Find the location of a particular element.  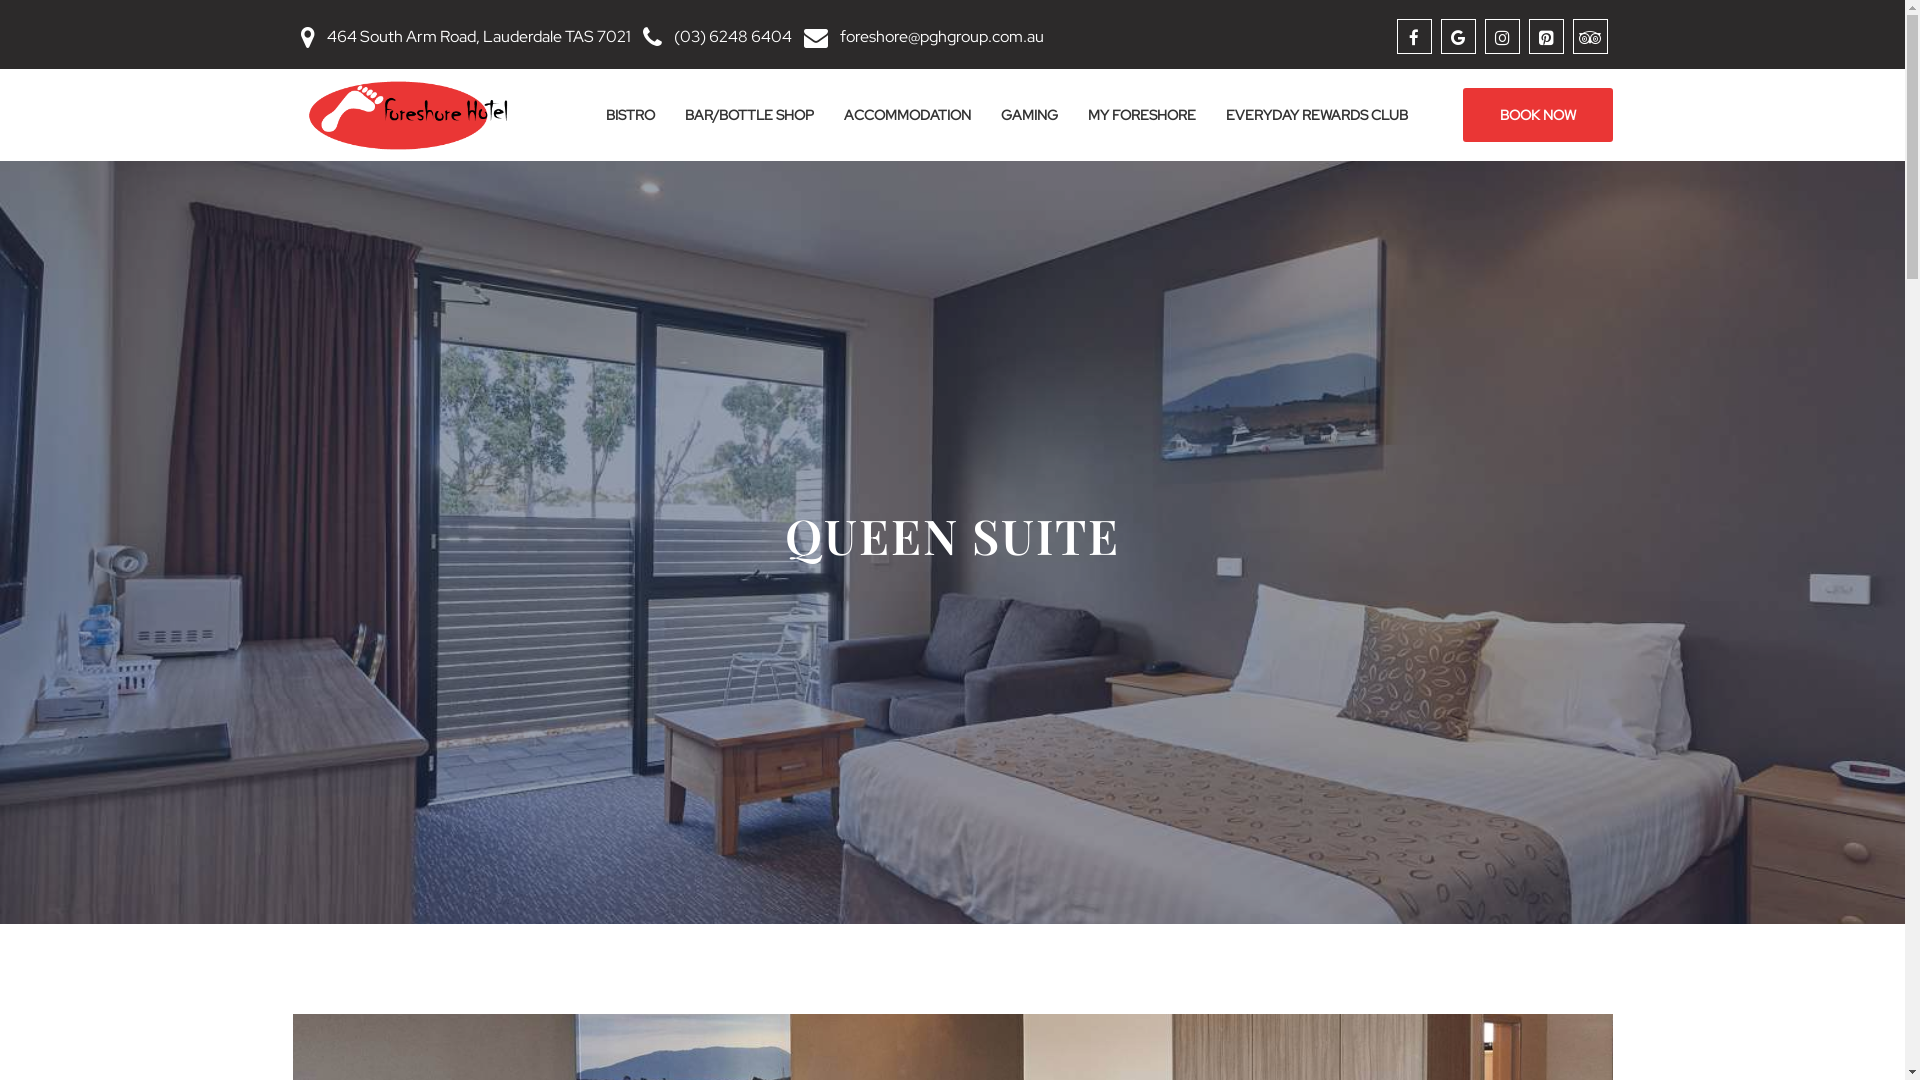

'BISTRO is located at coordinates (628, 115).